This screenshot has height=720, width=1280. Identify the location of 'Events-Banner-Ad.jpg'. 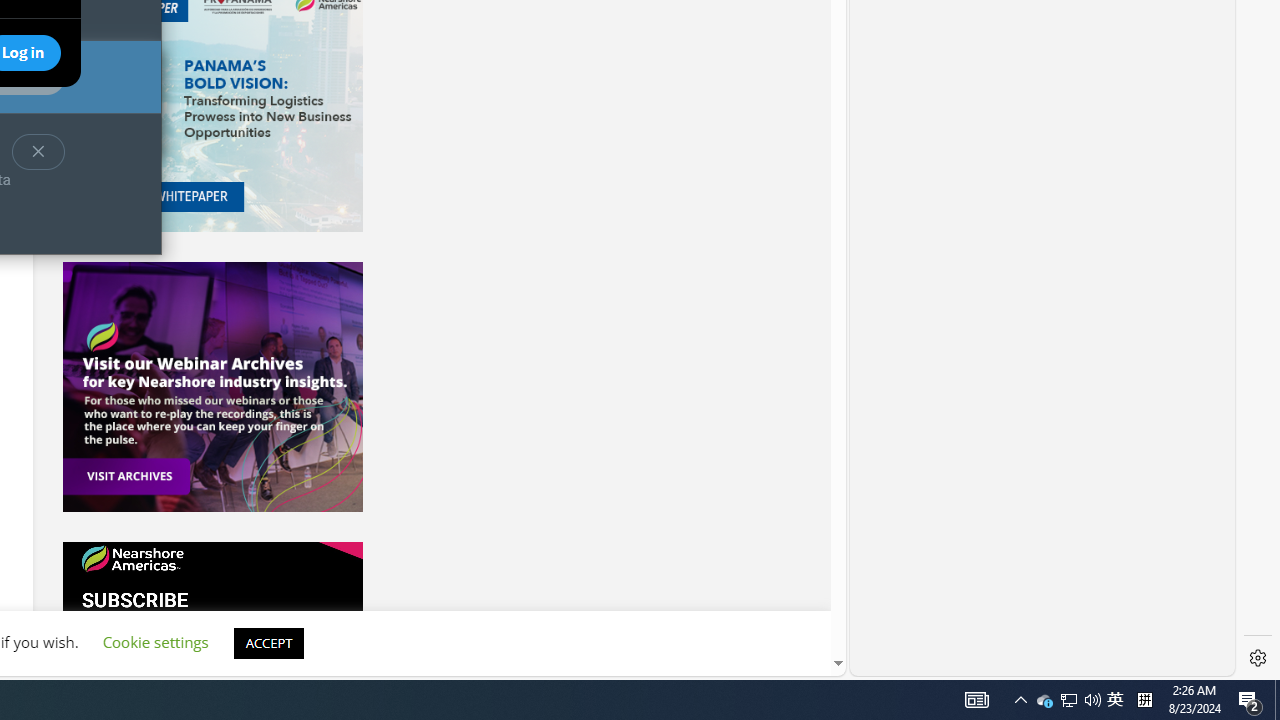
(212, 387).